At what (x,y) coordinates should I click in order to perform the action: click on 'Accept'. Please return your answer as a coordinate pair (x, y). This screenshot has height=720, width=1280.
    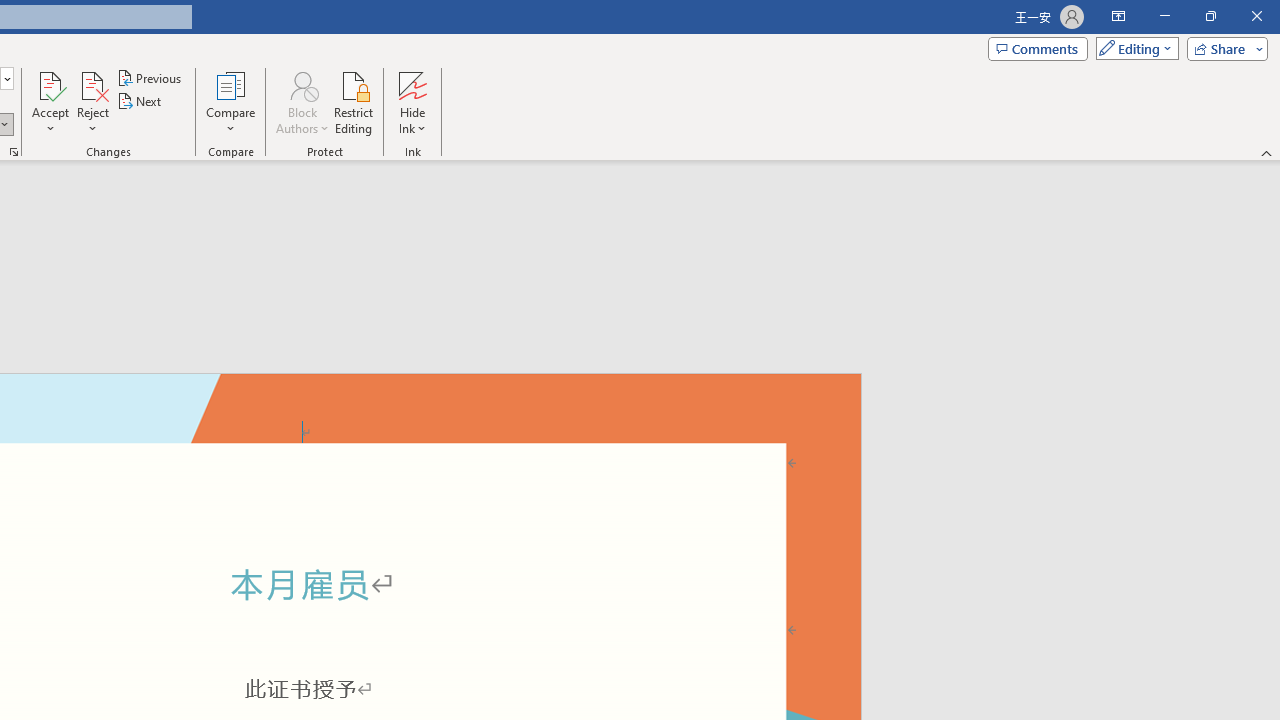
    Looking at the image, I should click on (50, 103).